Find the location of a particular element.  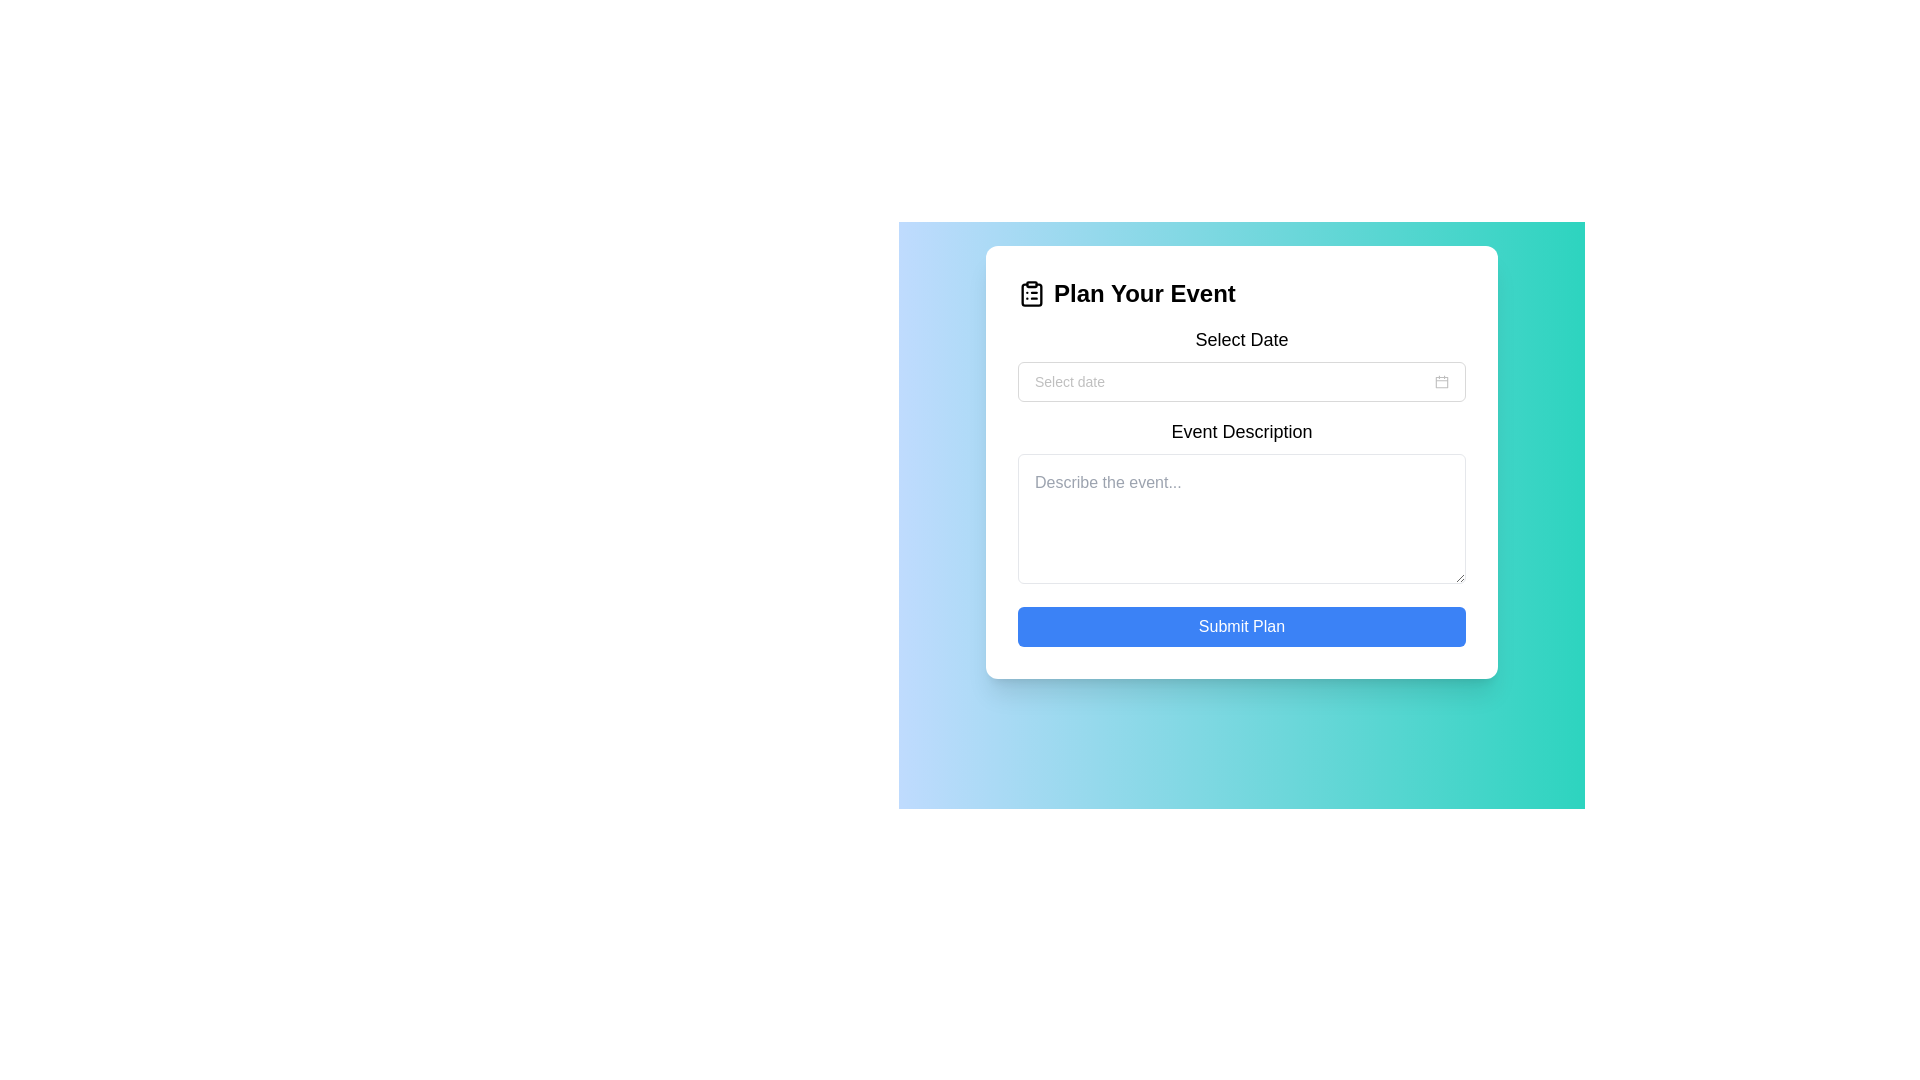

a date from the calendar by clicking on the Date Picker Input Field located in the 'Plan Your Event' section, which is the first input field below 'Select Date' and has a calendar icon on its right is located at coordinates (1241, 381).